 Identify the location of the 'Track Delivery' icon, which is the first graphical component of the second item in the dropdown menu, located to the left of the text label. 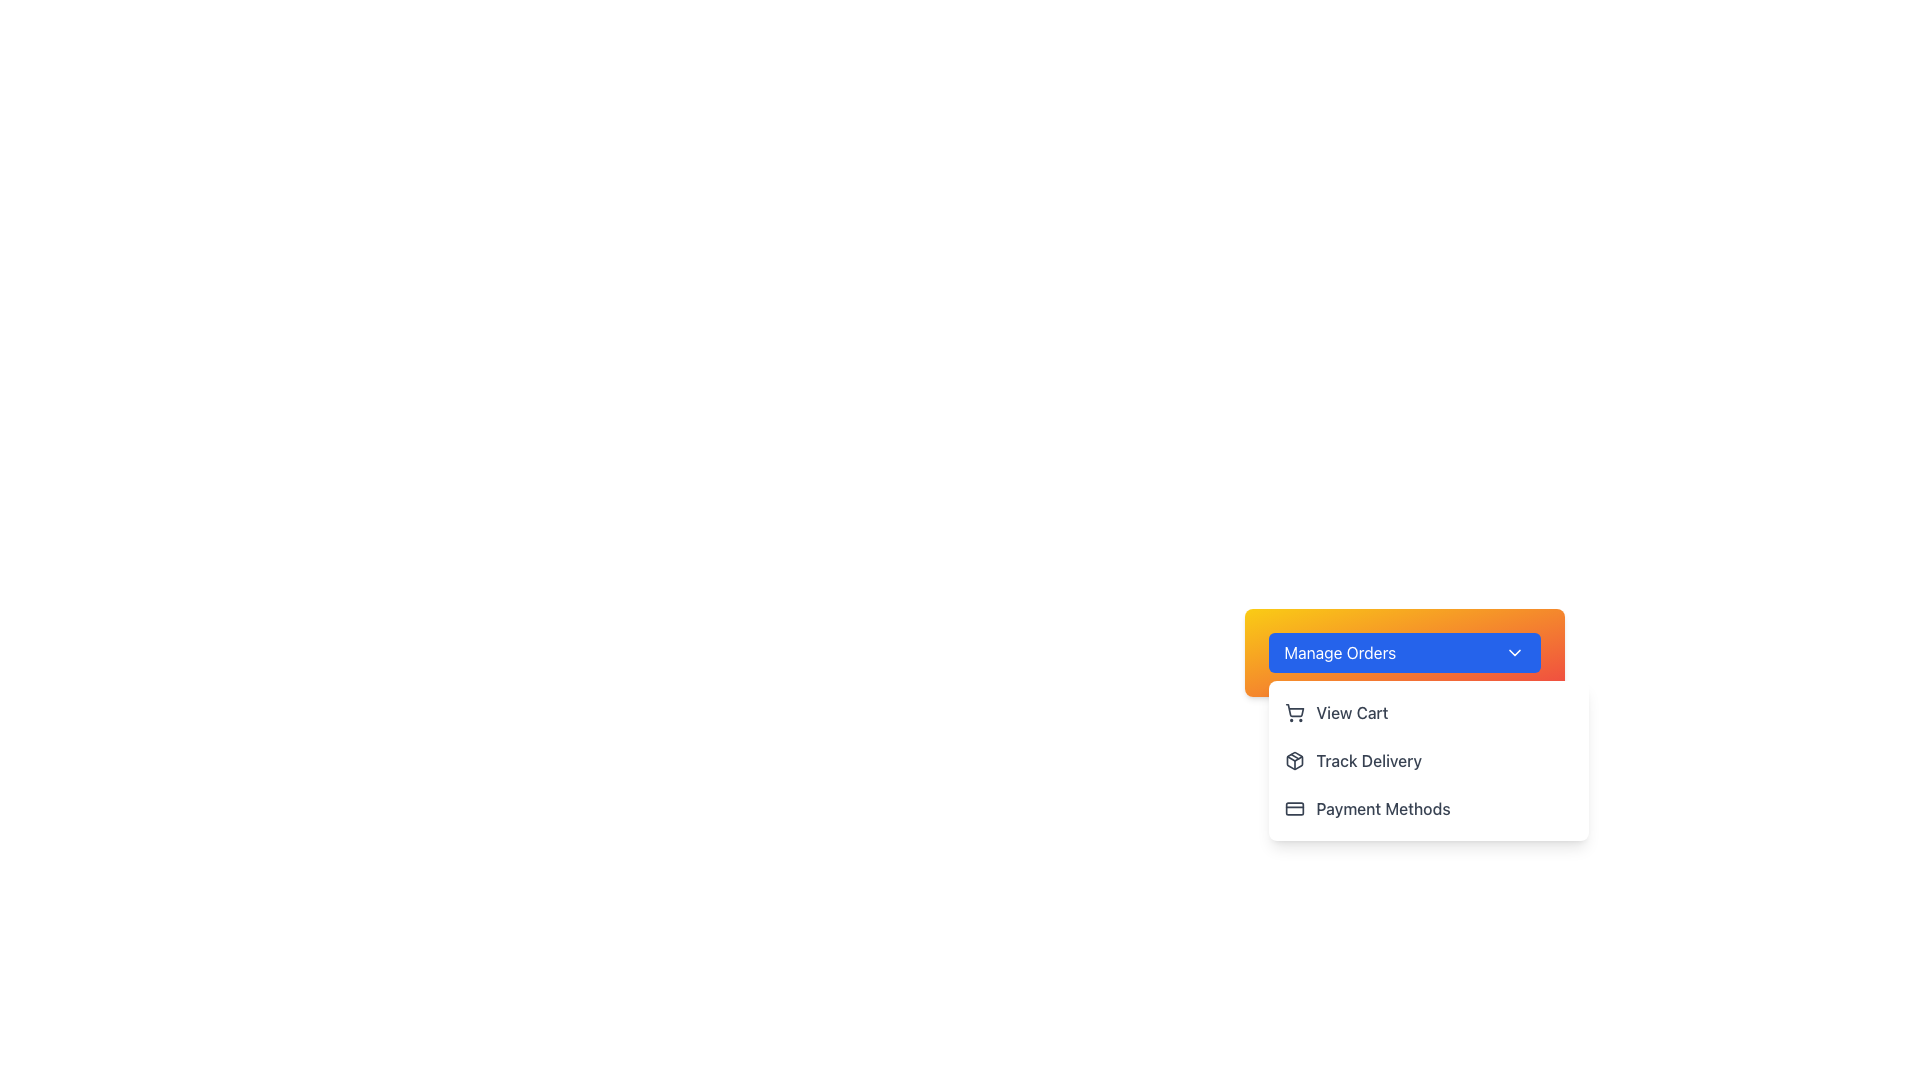
(1294, 760).